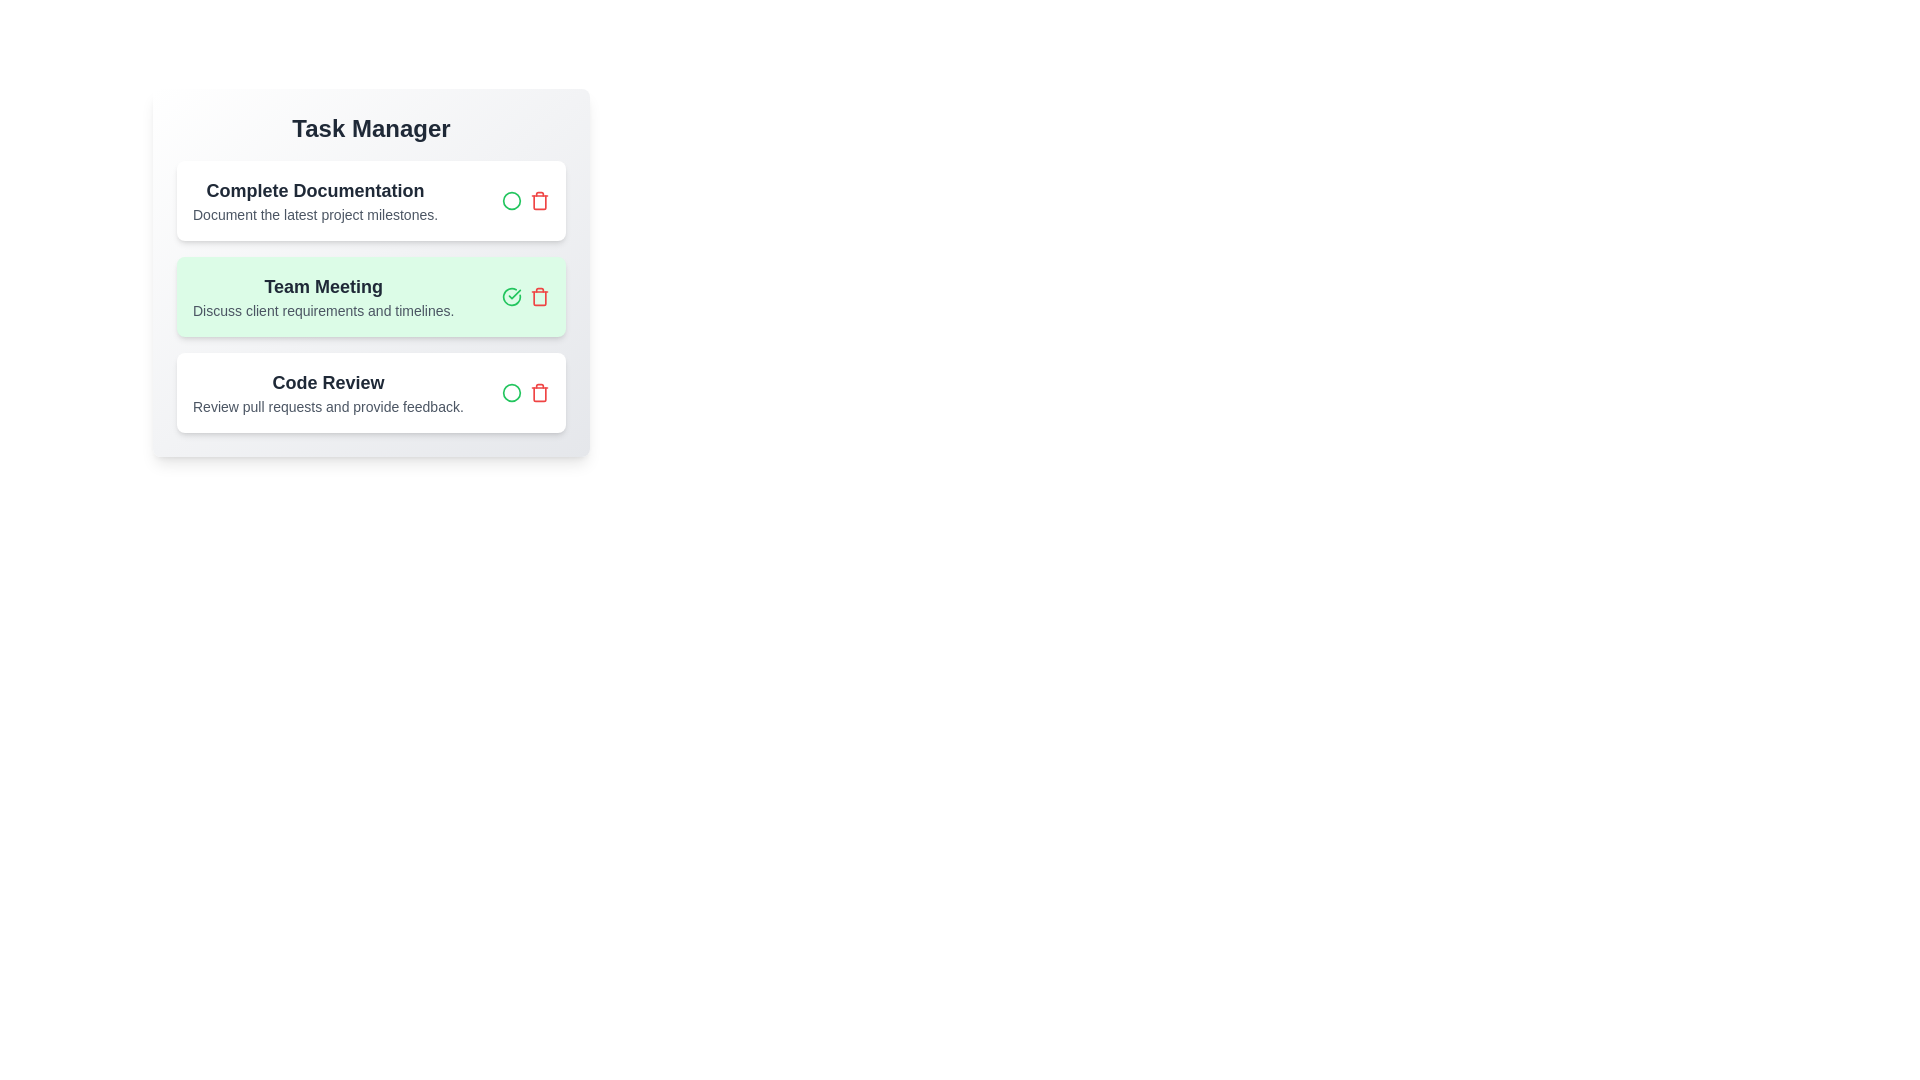  I want to click on the task titled 'Code Review' by clicking its delete button, so click(539, 393).